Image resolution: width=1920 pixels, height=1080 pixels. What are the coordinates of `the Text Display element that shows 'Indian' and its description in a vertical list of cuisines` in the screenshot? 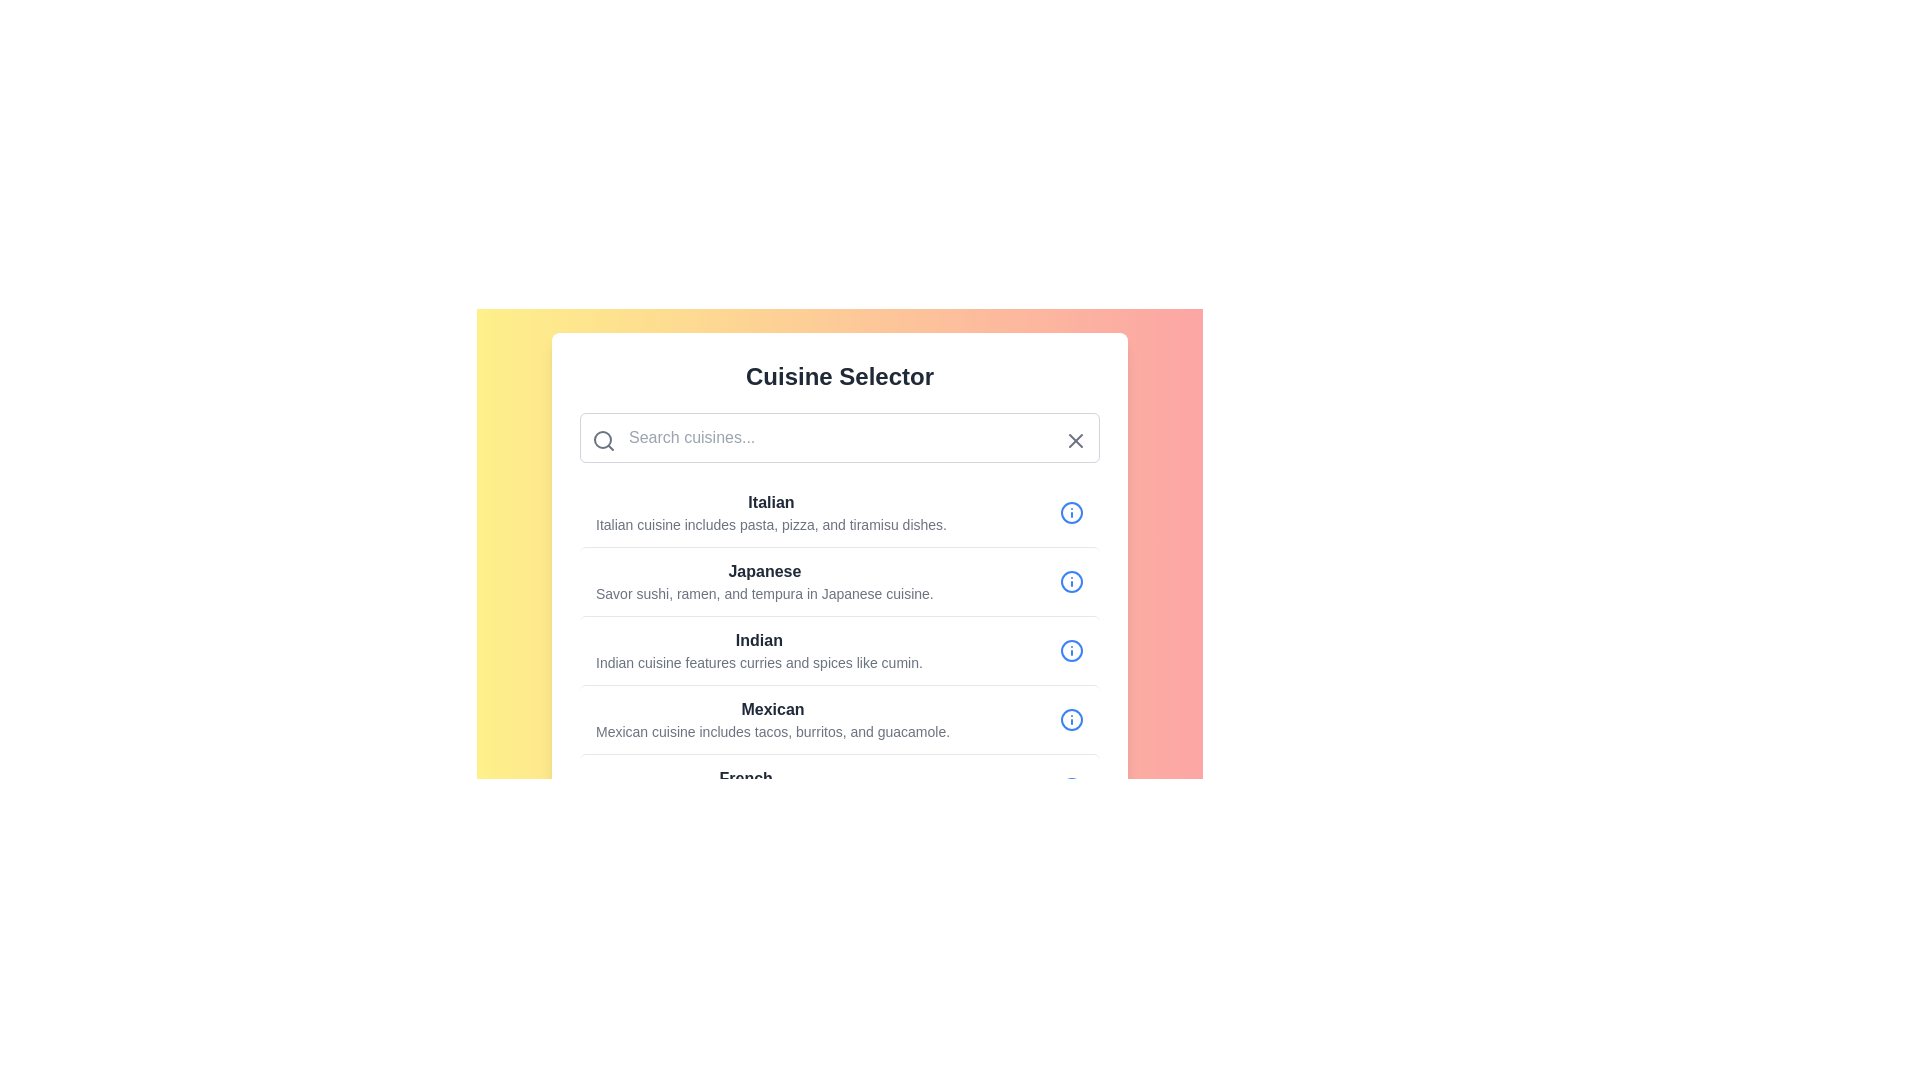 It's located at (758, 651).